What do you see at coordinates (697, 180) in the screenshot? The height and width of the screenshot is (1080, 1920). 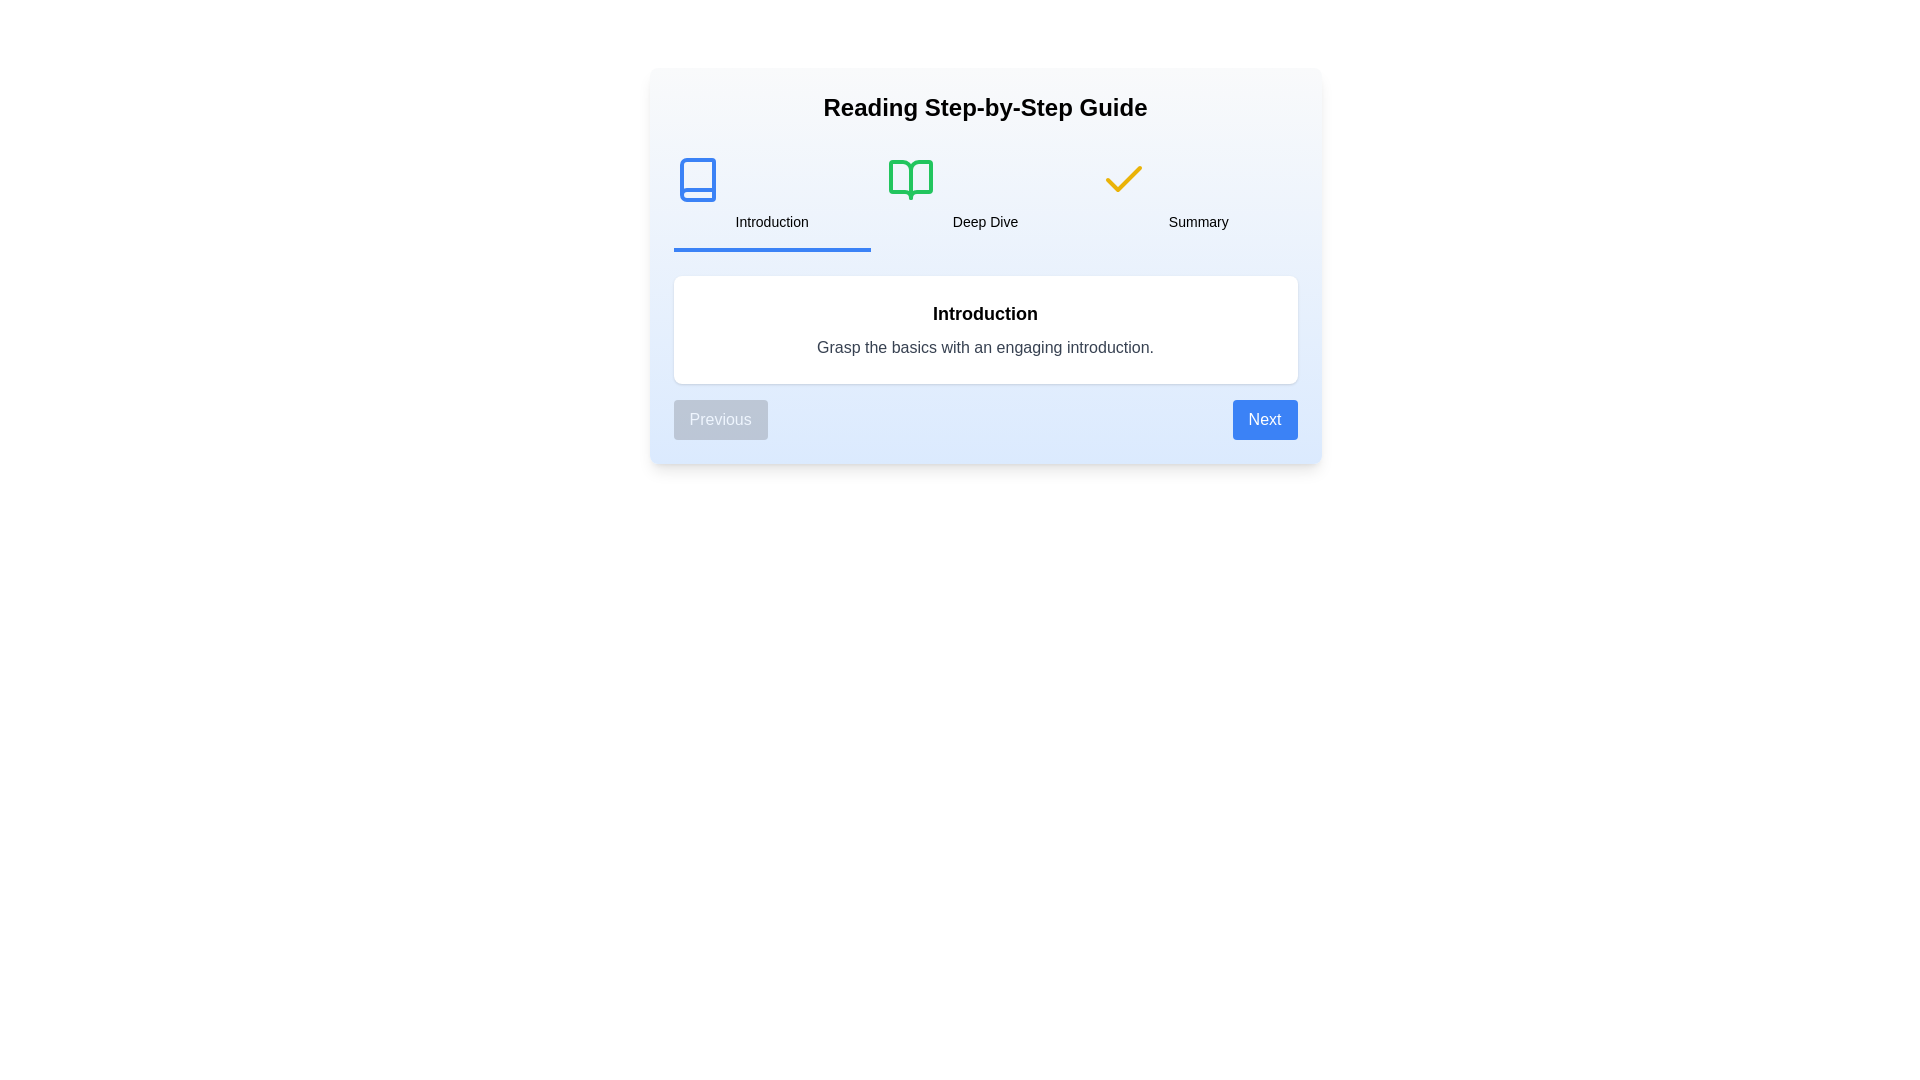 I see `the icon representing the step Introduction` at bounding box center [697, 180].